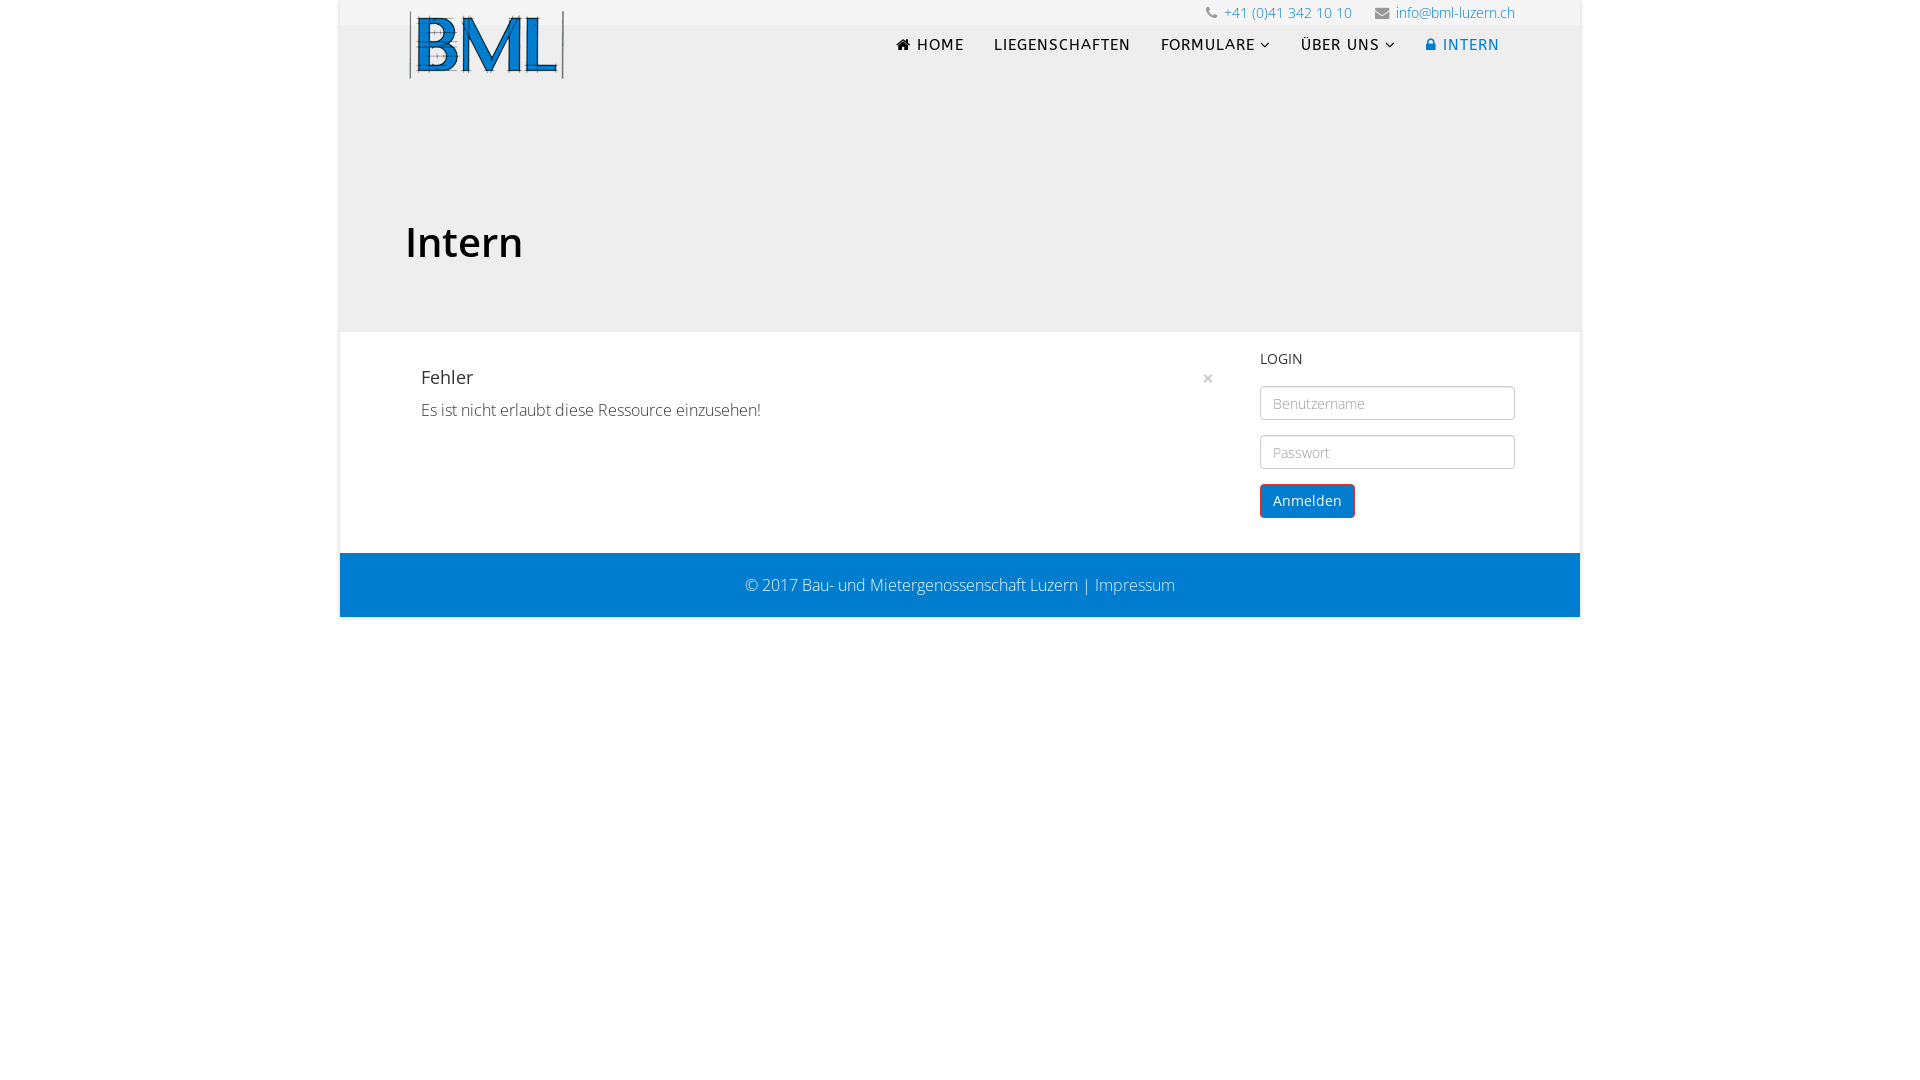  Describe the element at coordinates (1134, 585) in the screenshot. I see `'Impressum'` at that location.